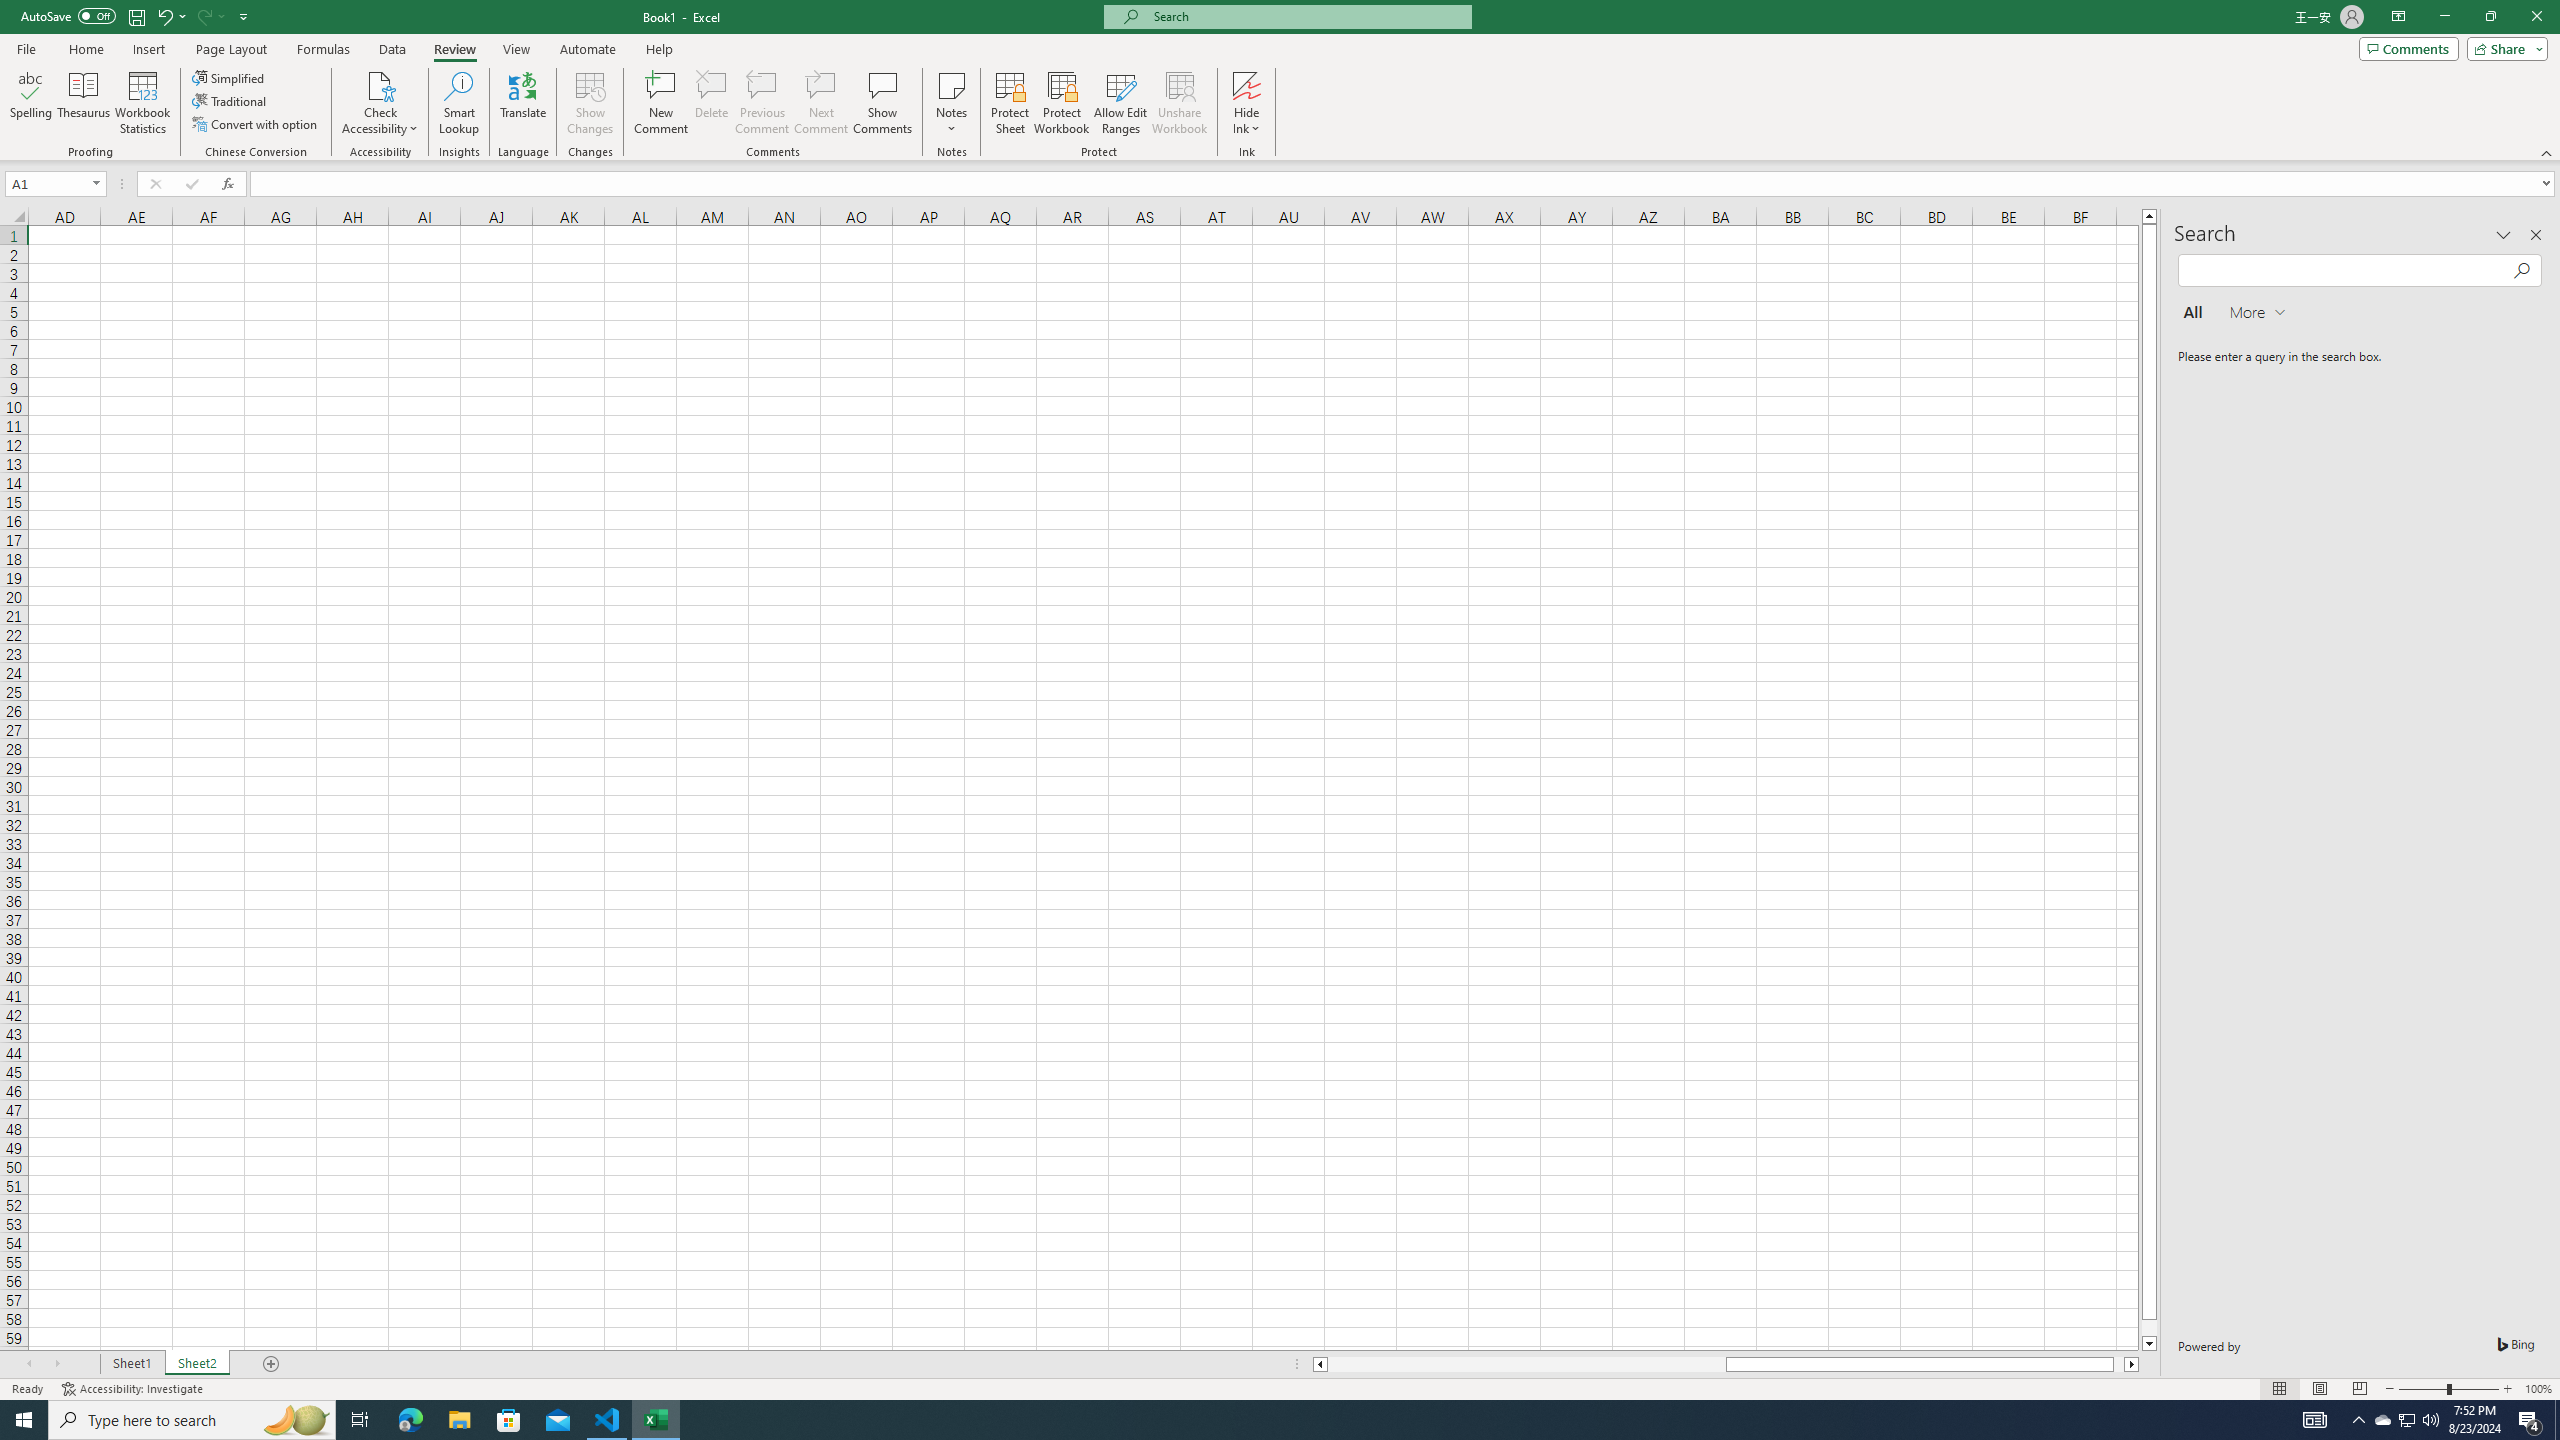 The image size is (2560, 1440). Describe the element at coordinates (1179, 103) in the screenshot. I see `'Unshare Workbook'` at that location.